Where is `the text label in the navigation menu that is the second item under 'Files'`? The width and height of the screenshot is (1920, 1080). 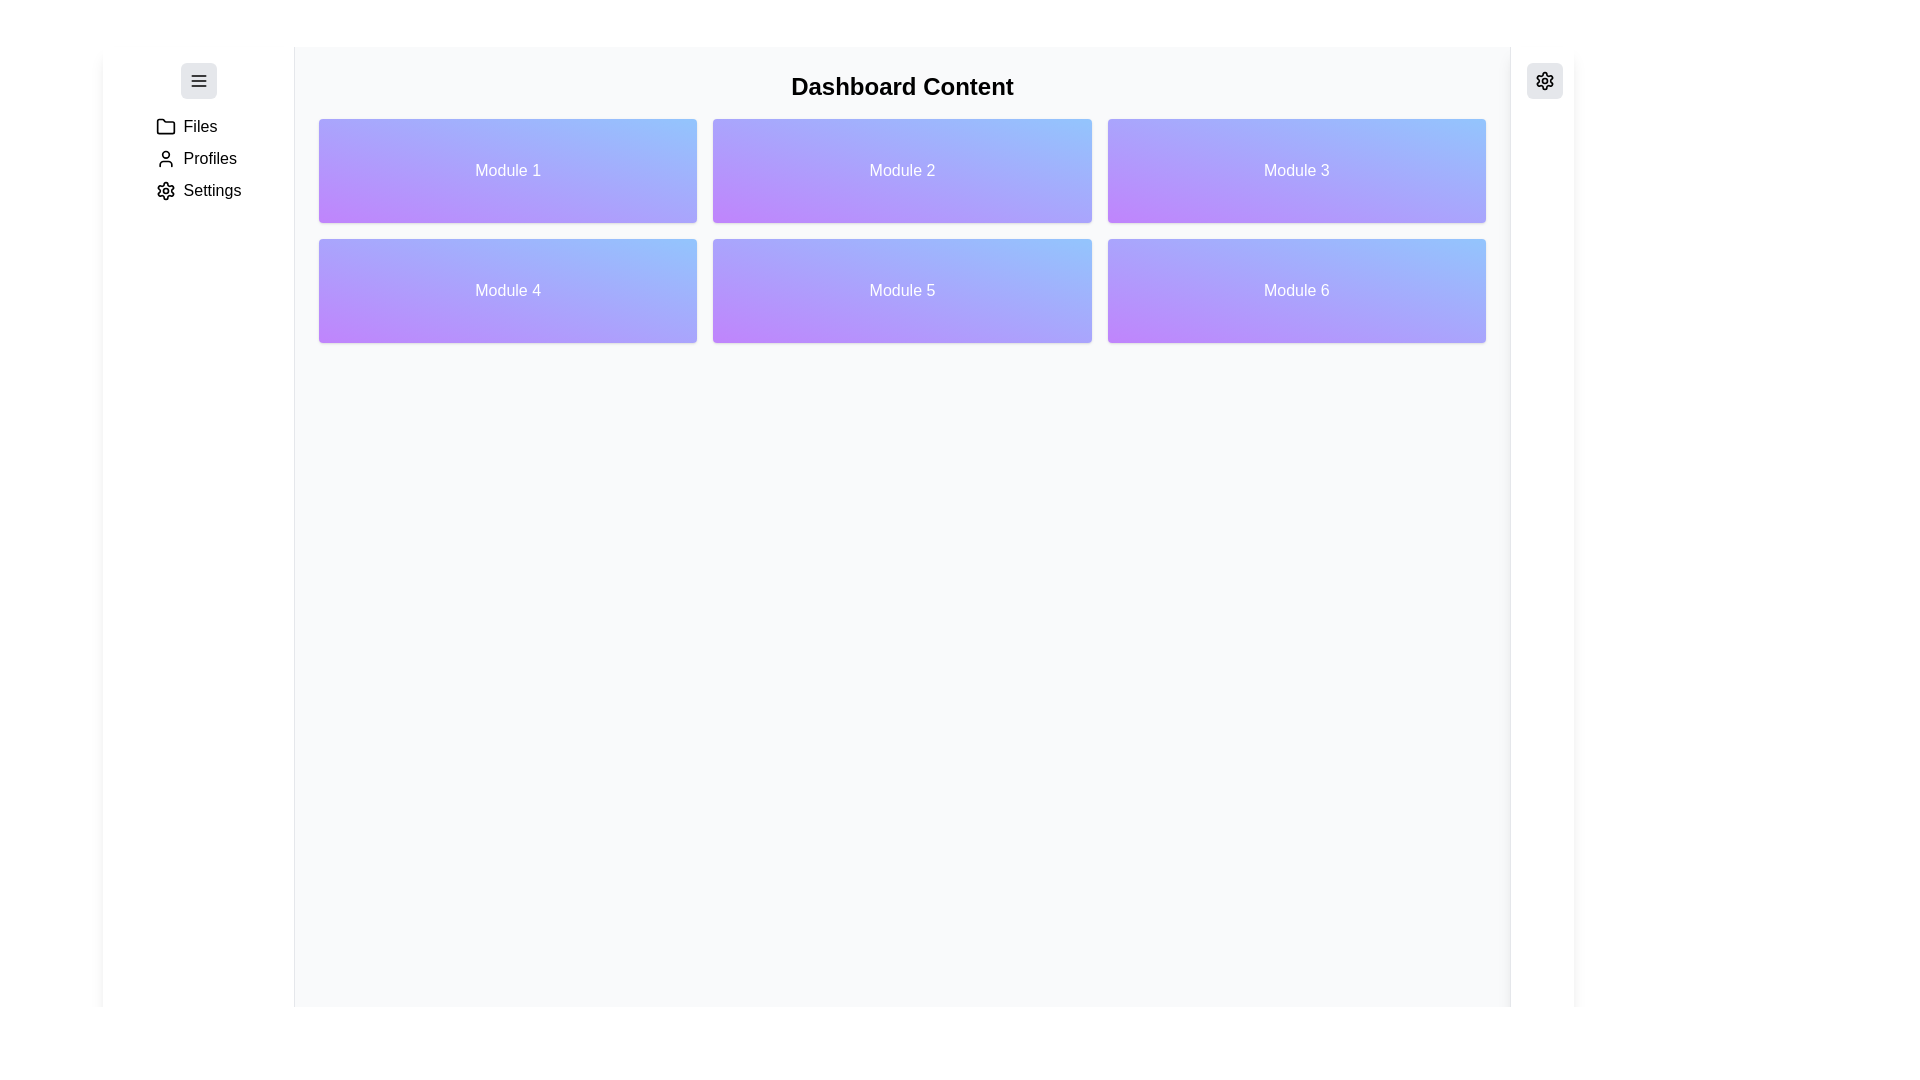
the text label in the navigation menu that is the second item under 'Files' is located at coordinates (210, 157).